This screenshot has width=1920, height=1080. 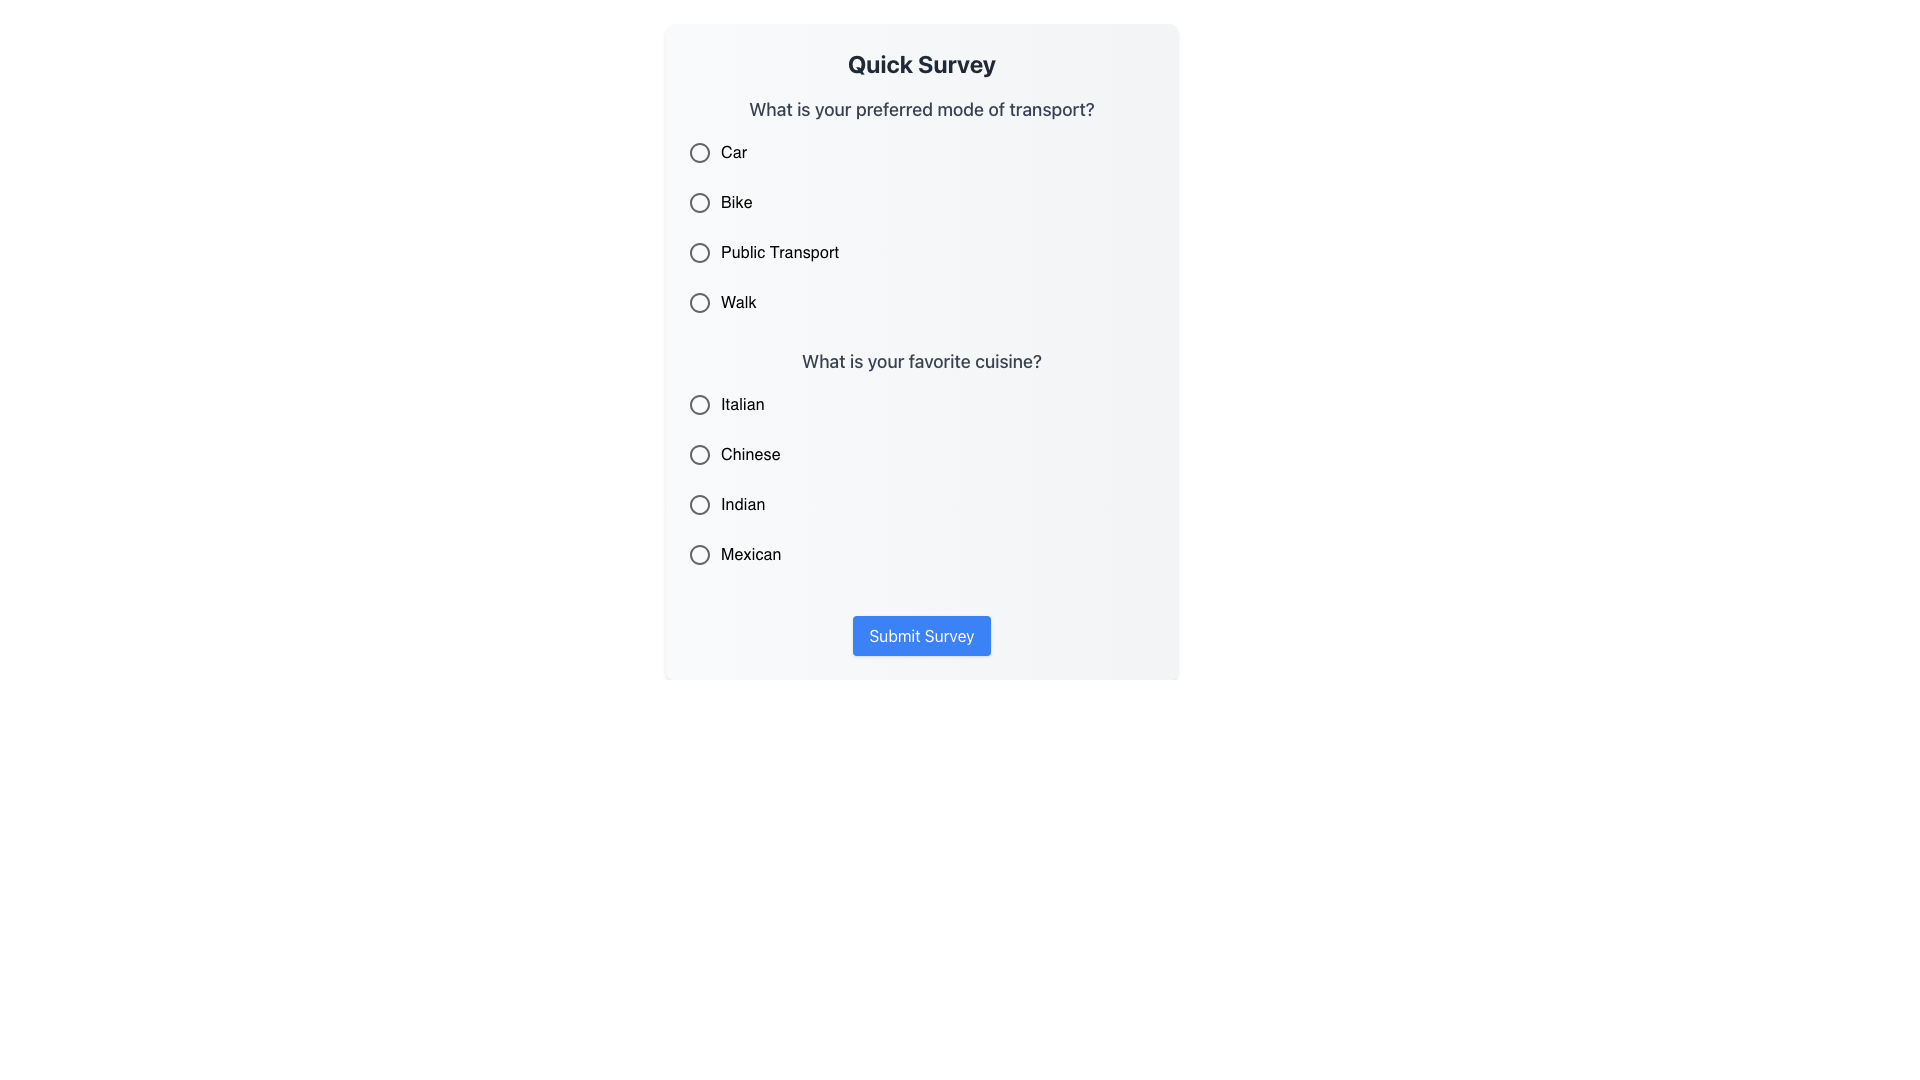 I want to click on the 'Chinese' radio button, so click(x=907, y=455).